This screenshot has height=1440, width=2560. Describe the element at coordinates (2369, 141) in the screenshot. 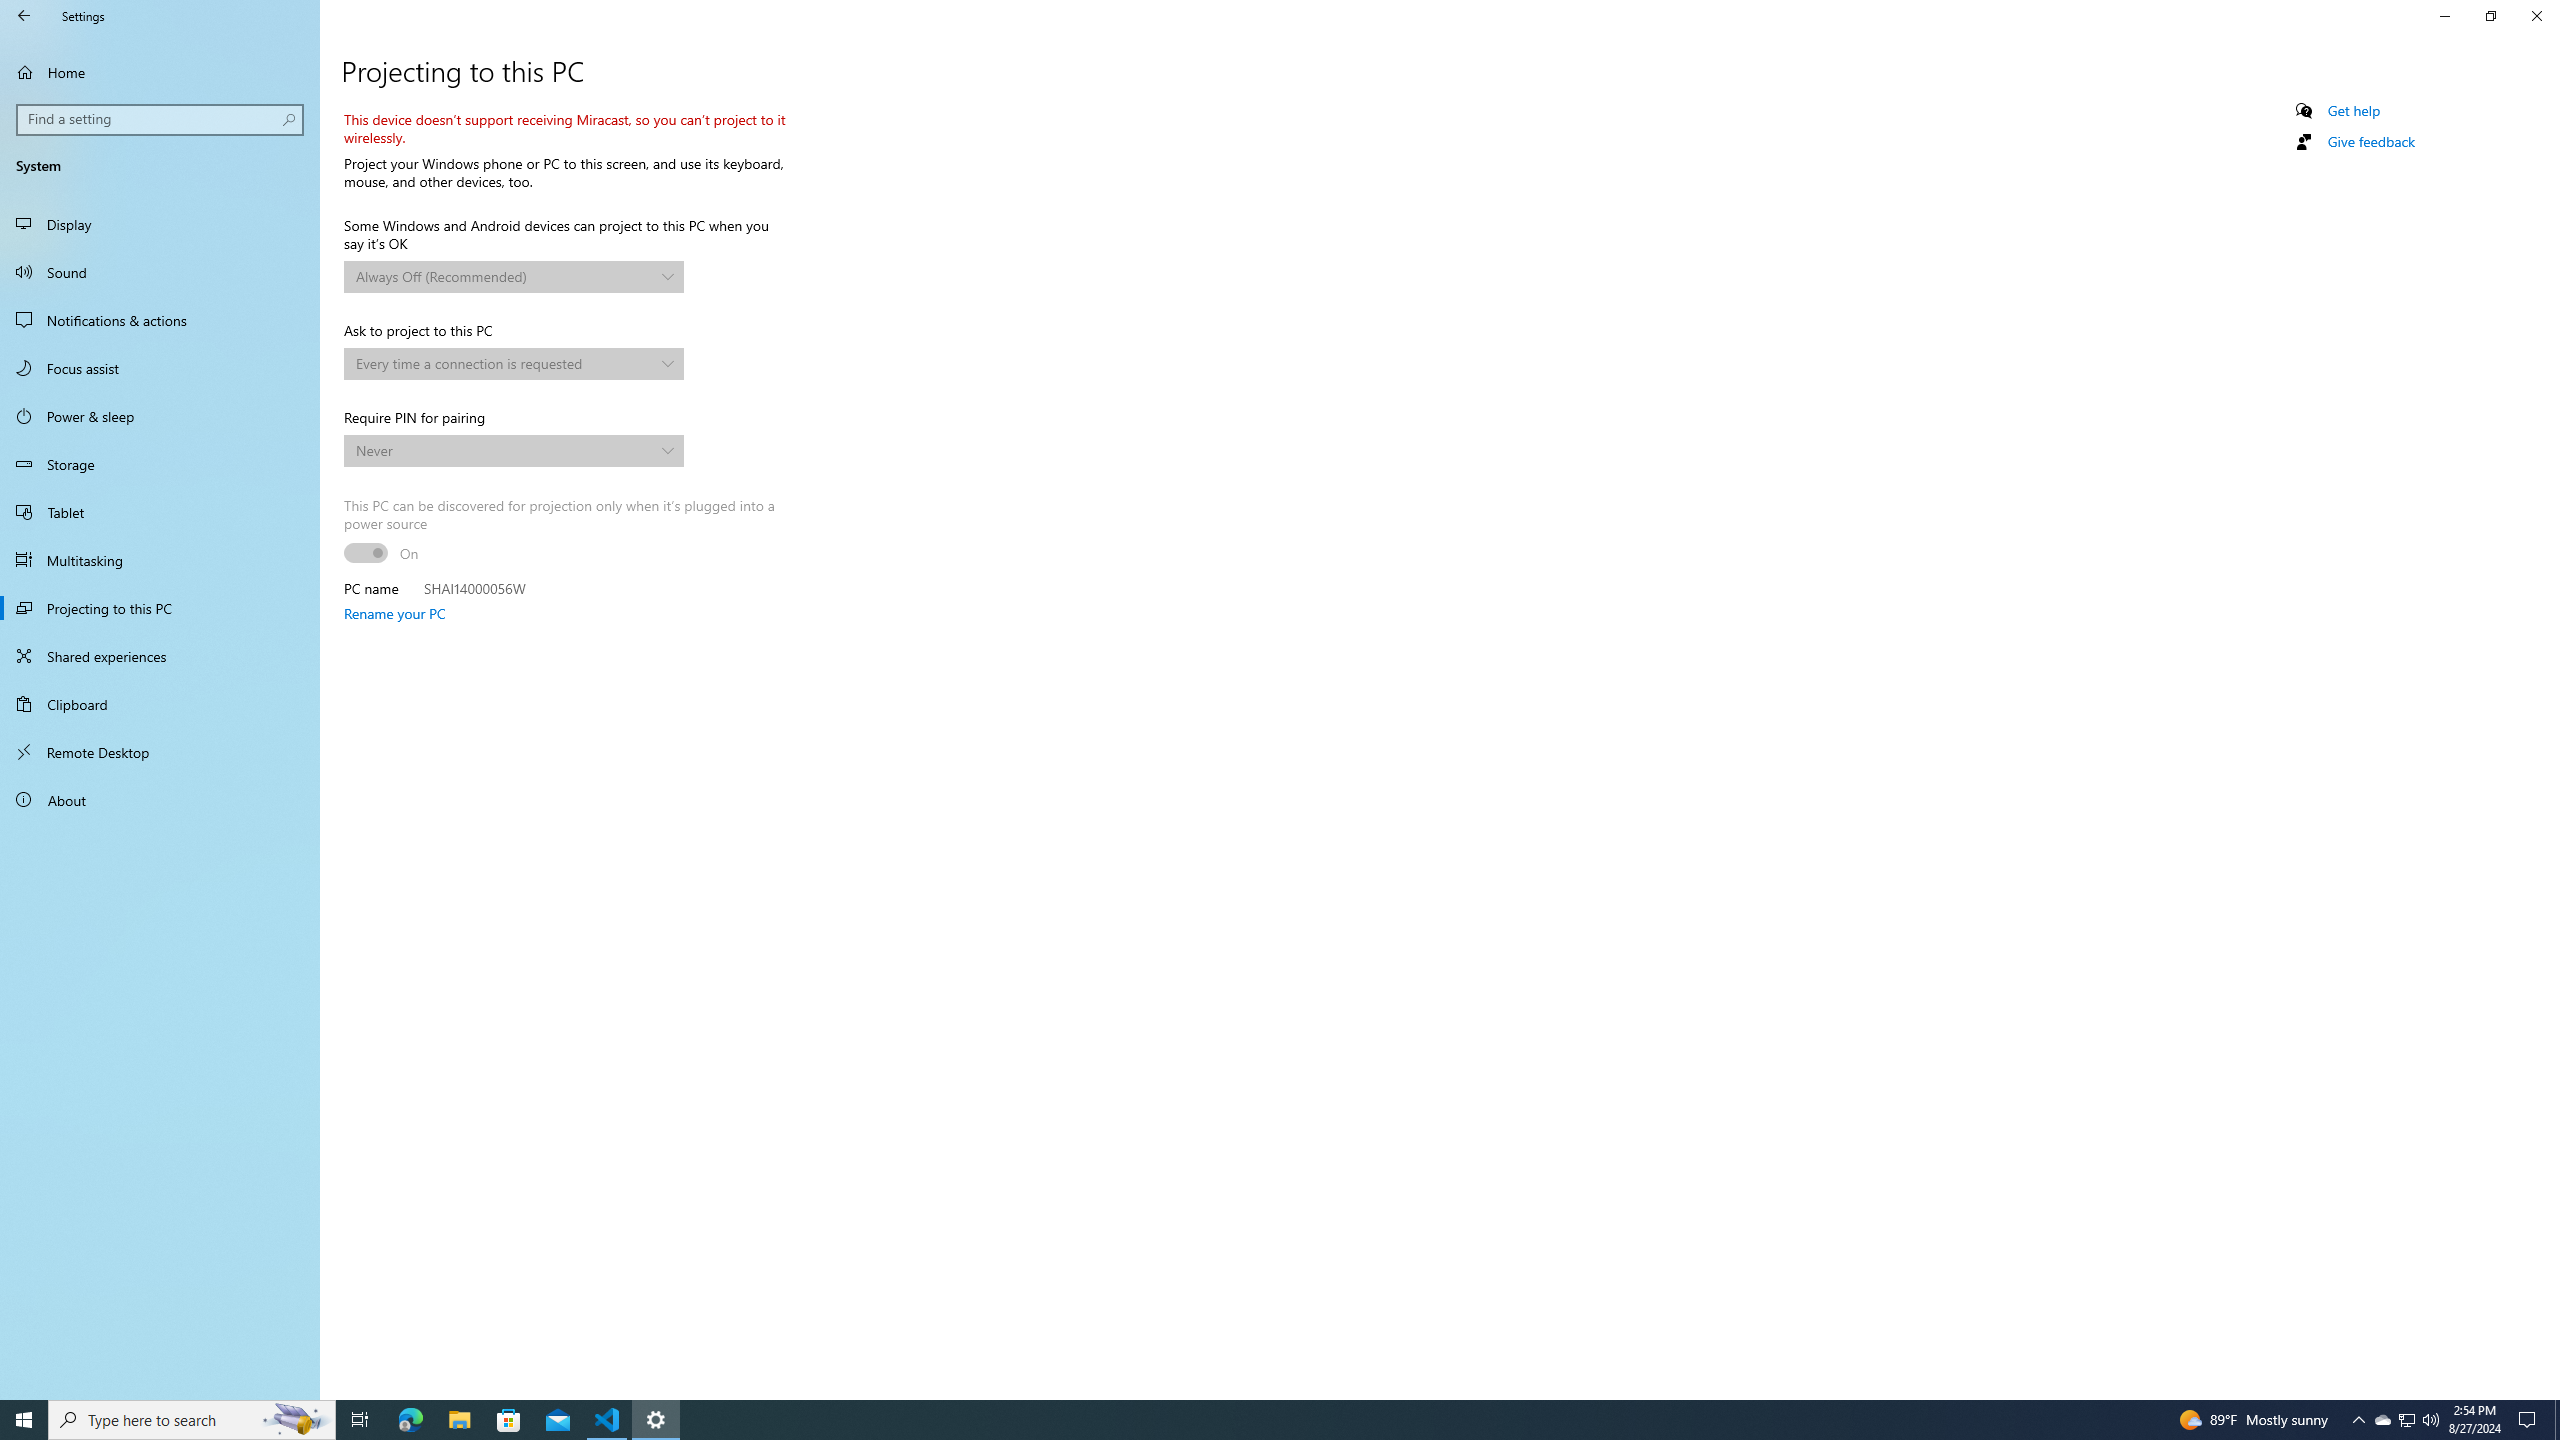

I see `'Give feedback'` at that location.